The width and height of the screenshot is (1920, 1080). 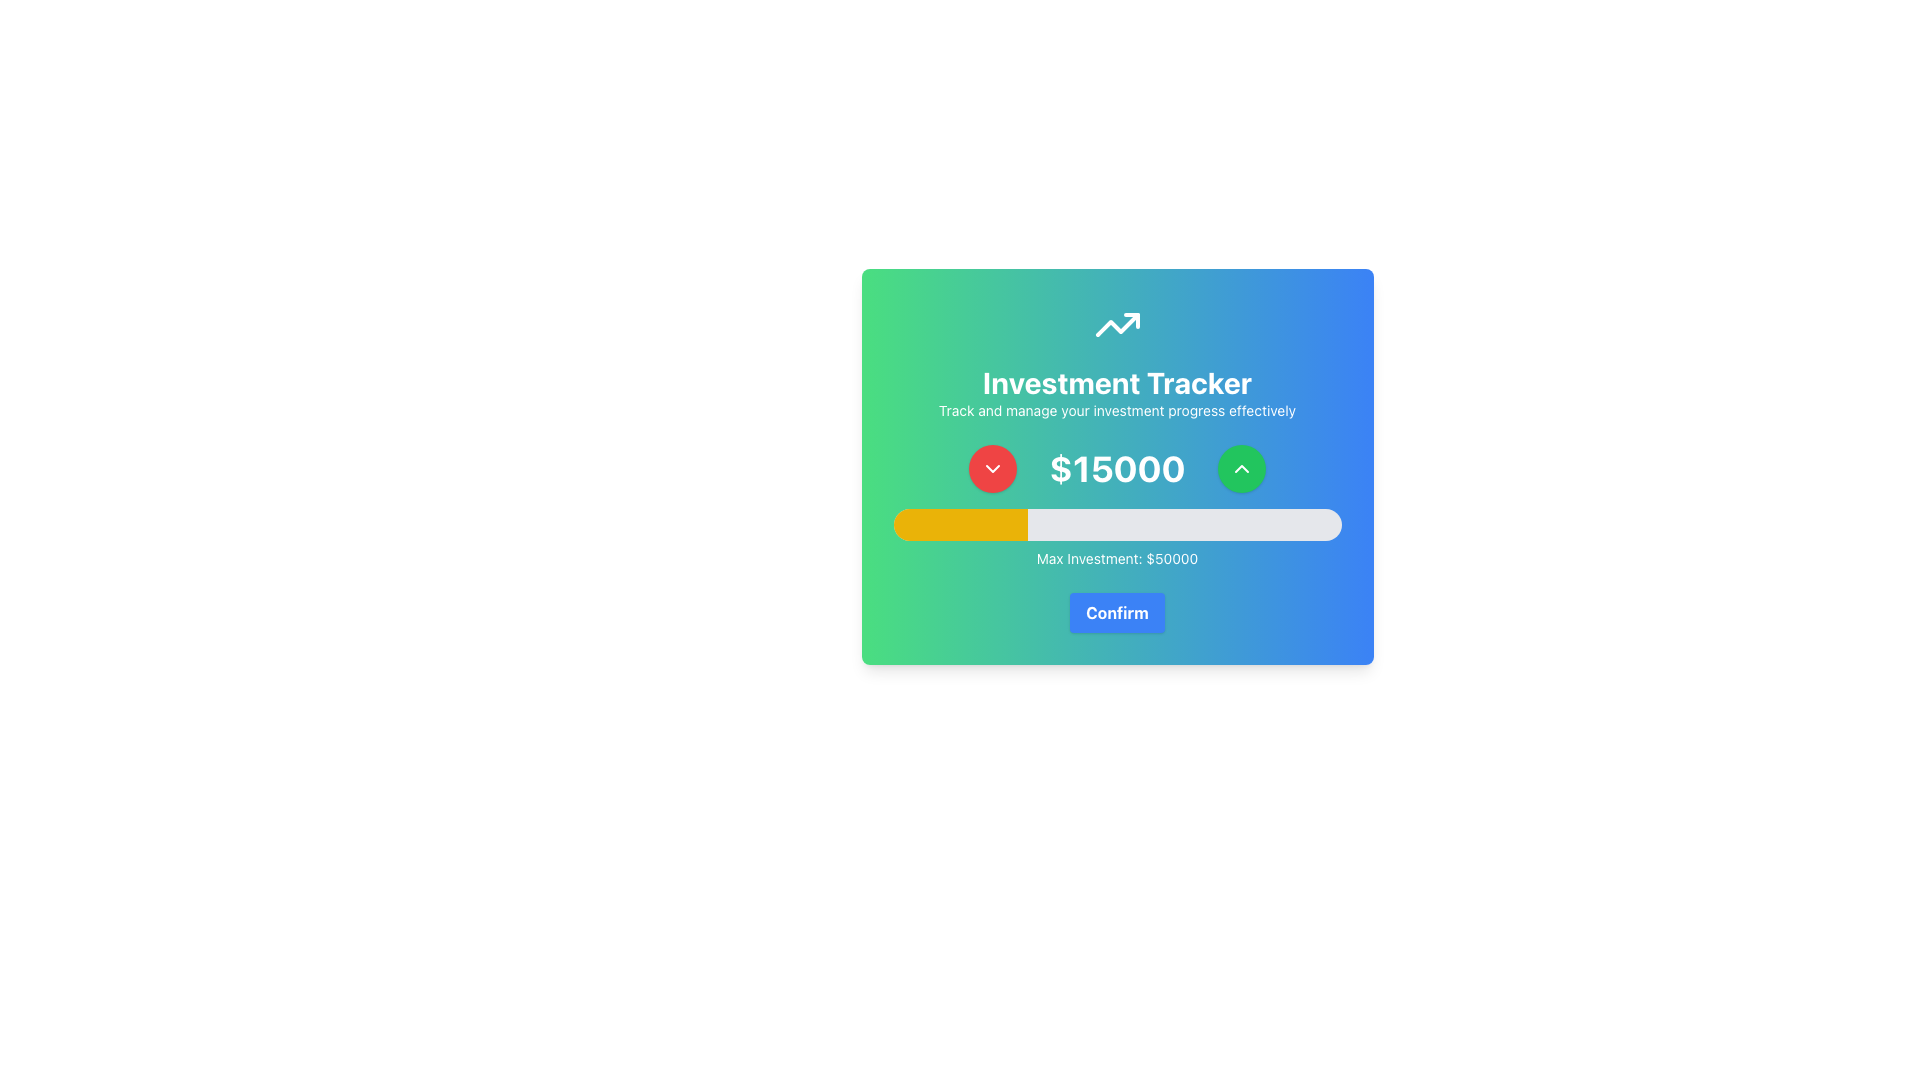 What do you see at coordinates (1040, 523) in the screenshot?
I see `progress` at bounding box center [1040, 523].